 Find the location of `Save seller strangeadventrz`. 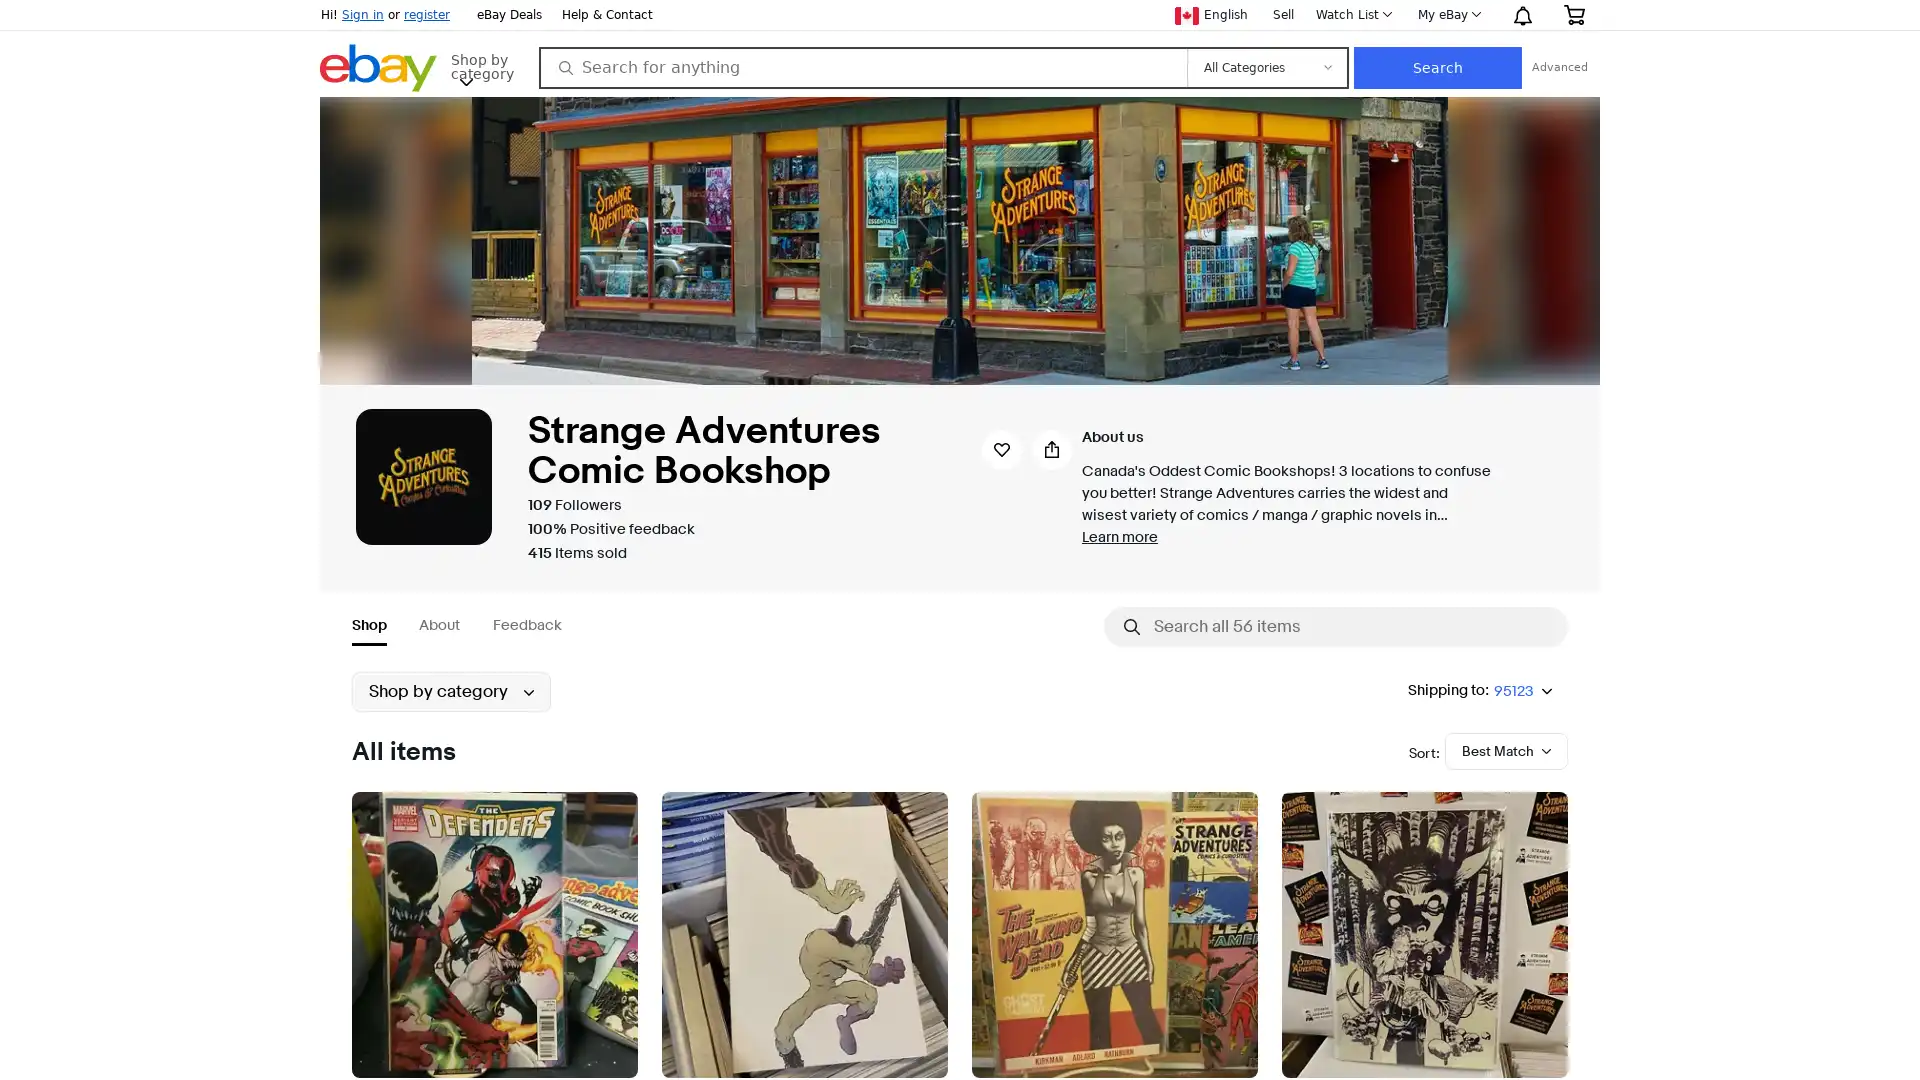

Save seller strangeadventrz is located at coordinates (864, 31).